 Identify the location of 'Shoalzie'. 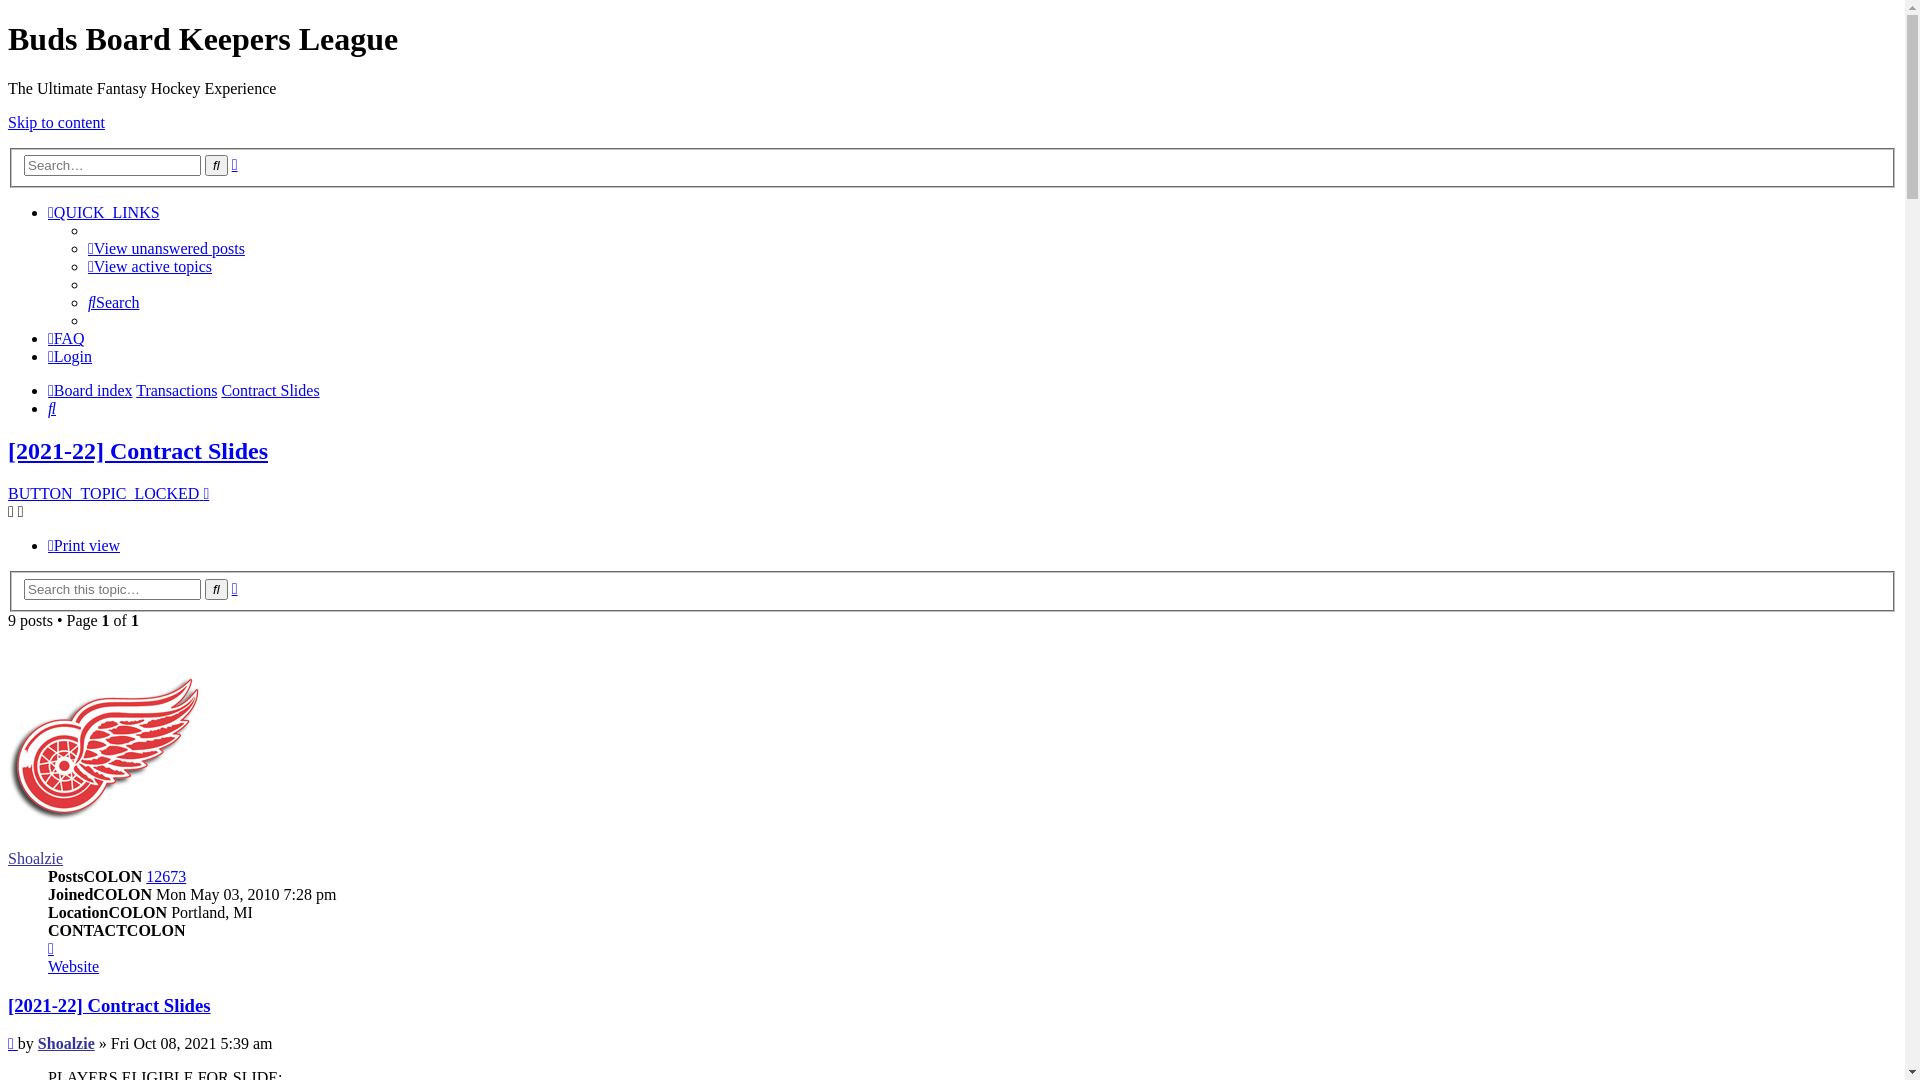
(35, 857).